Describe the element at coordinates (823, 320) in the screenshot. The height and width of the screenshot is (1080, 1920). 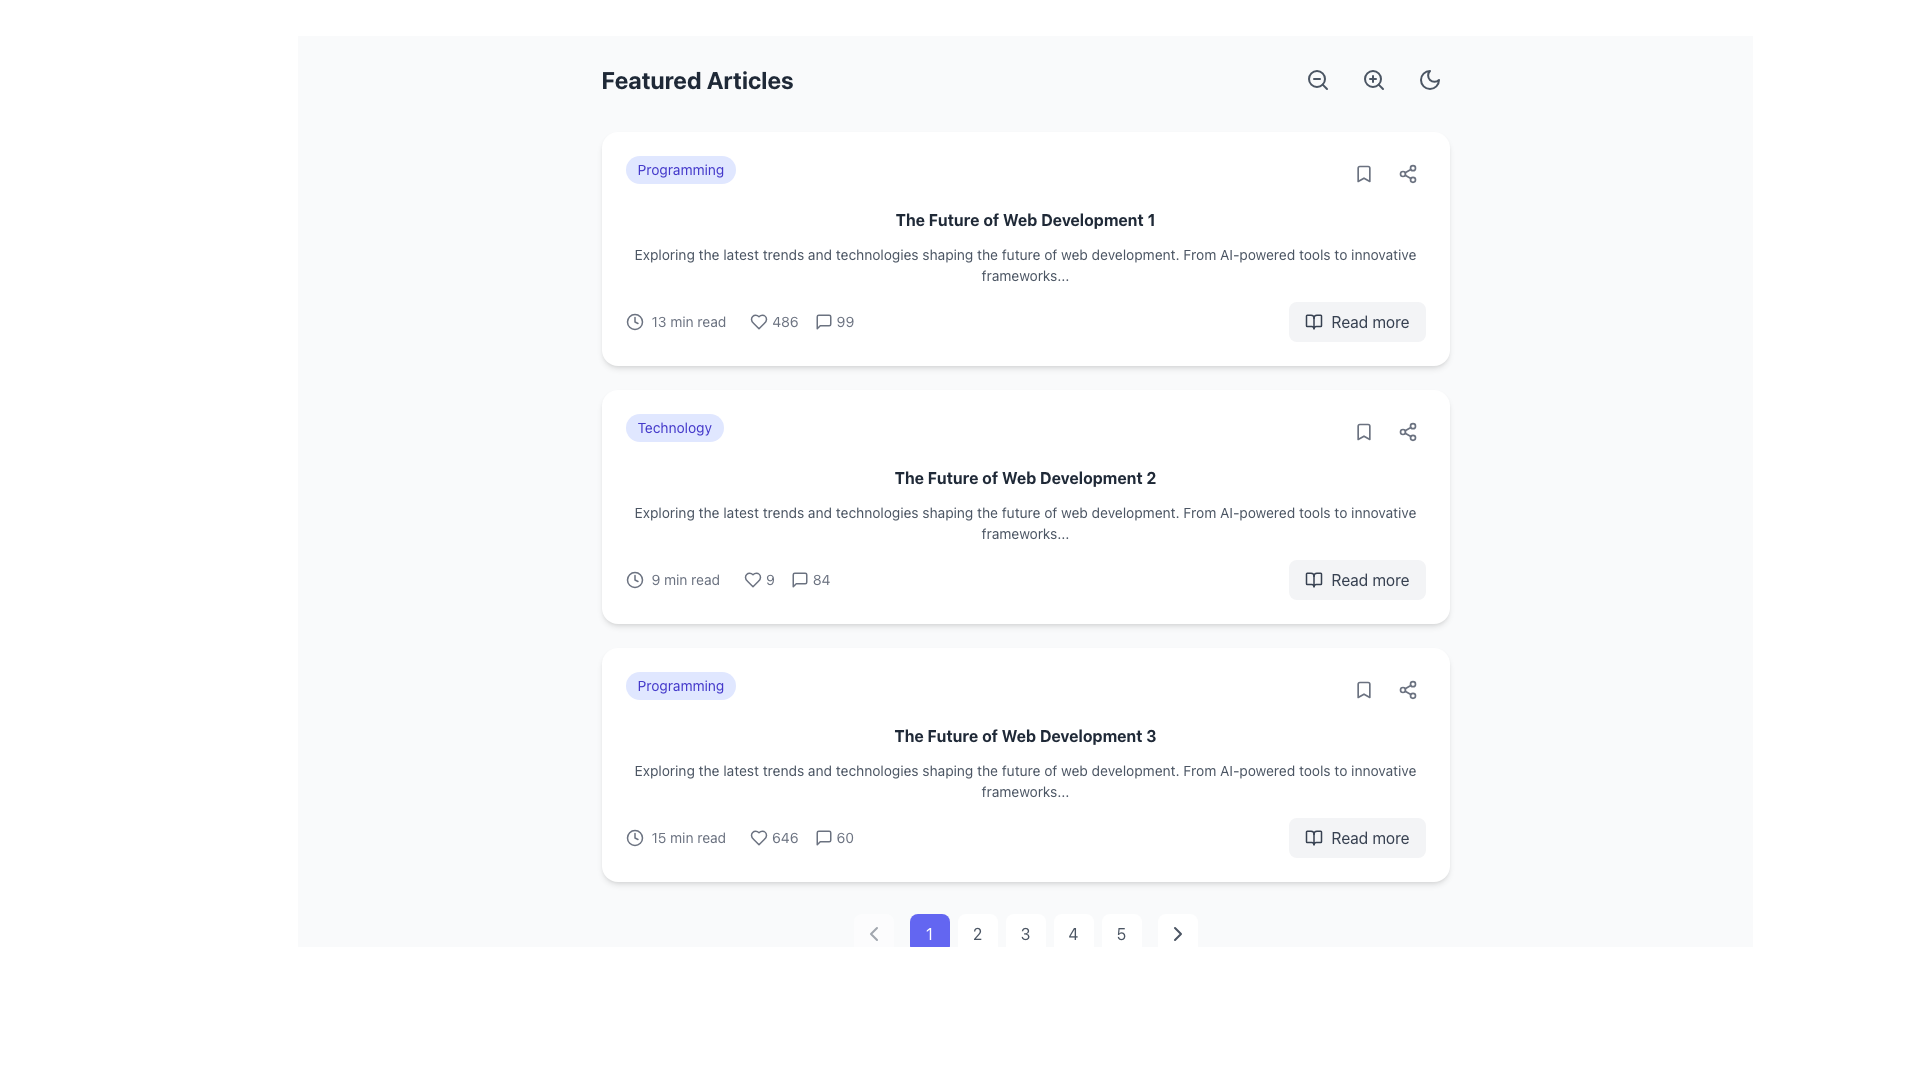
I see `the comments icon located to the right of the heart icon in the article card titled 'The Future of Web Development 1', which allows interaction with comments related to the article` at that location.